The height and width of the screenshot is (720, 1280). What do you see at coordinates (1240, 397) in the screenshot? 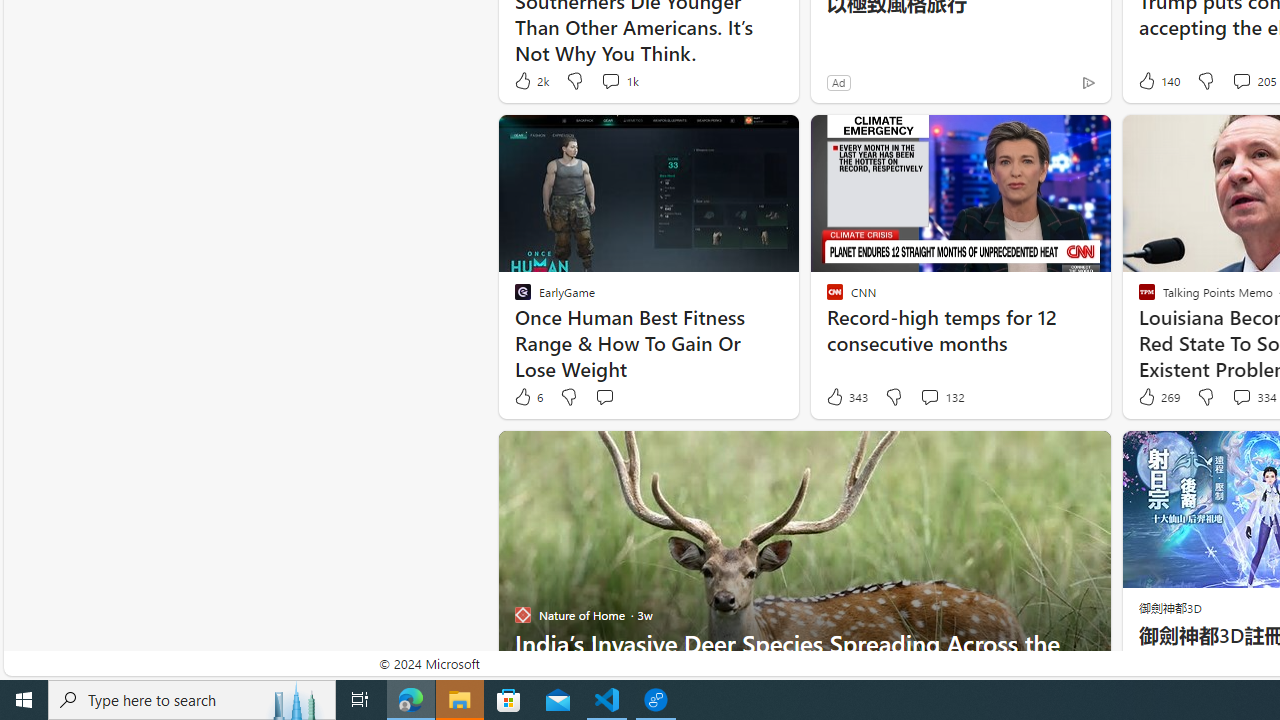
I see `'View comments 334 Comment'` at bounding box center [1240, 397].